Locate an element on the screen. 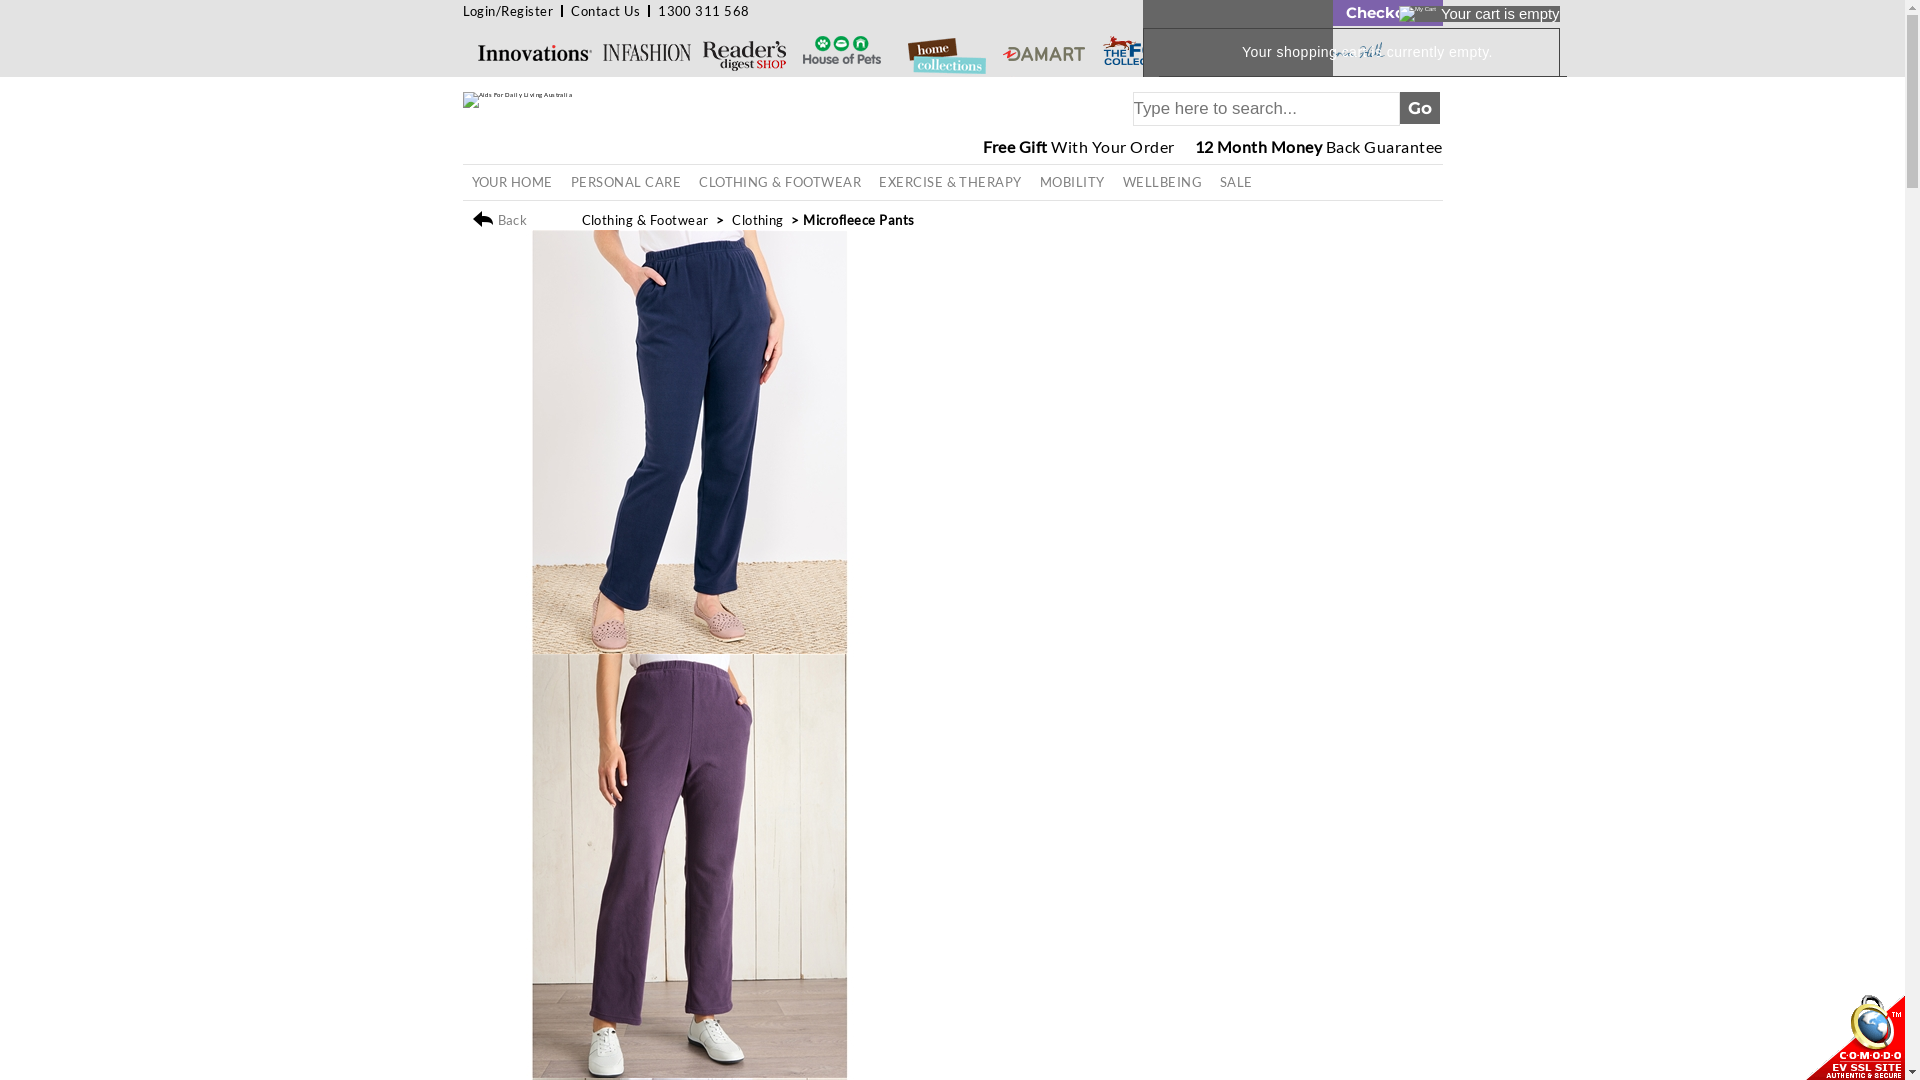  'Your cart is empty' is located at coordinates (1479, 14).